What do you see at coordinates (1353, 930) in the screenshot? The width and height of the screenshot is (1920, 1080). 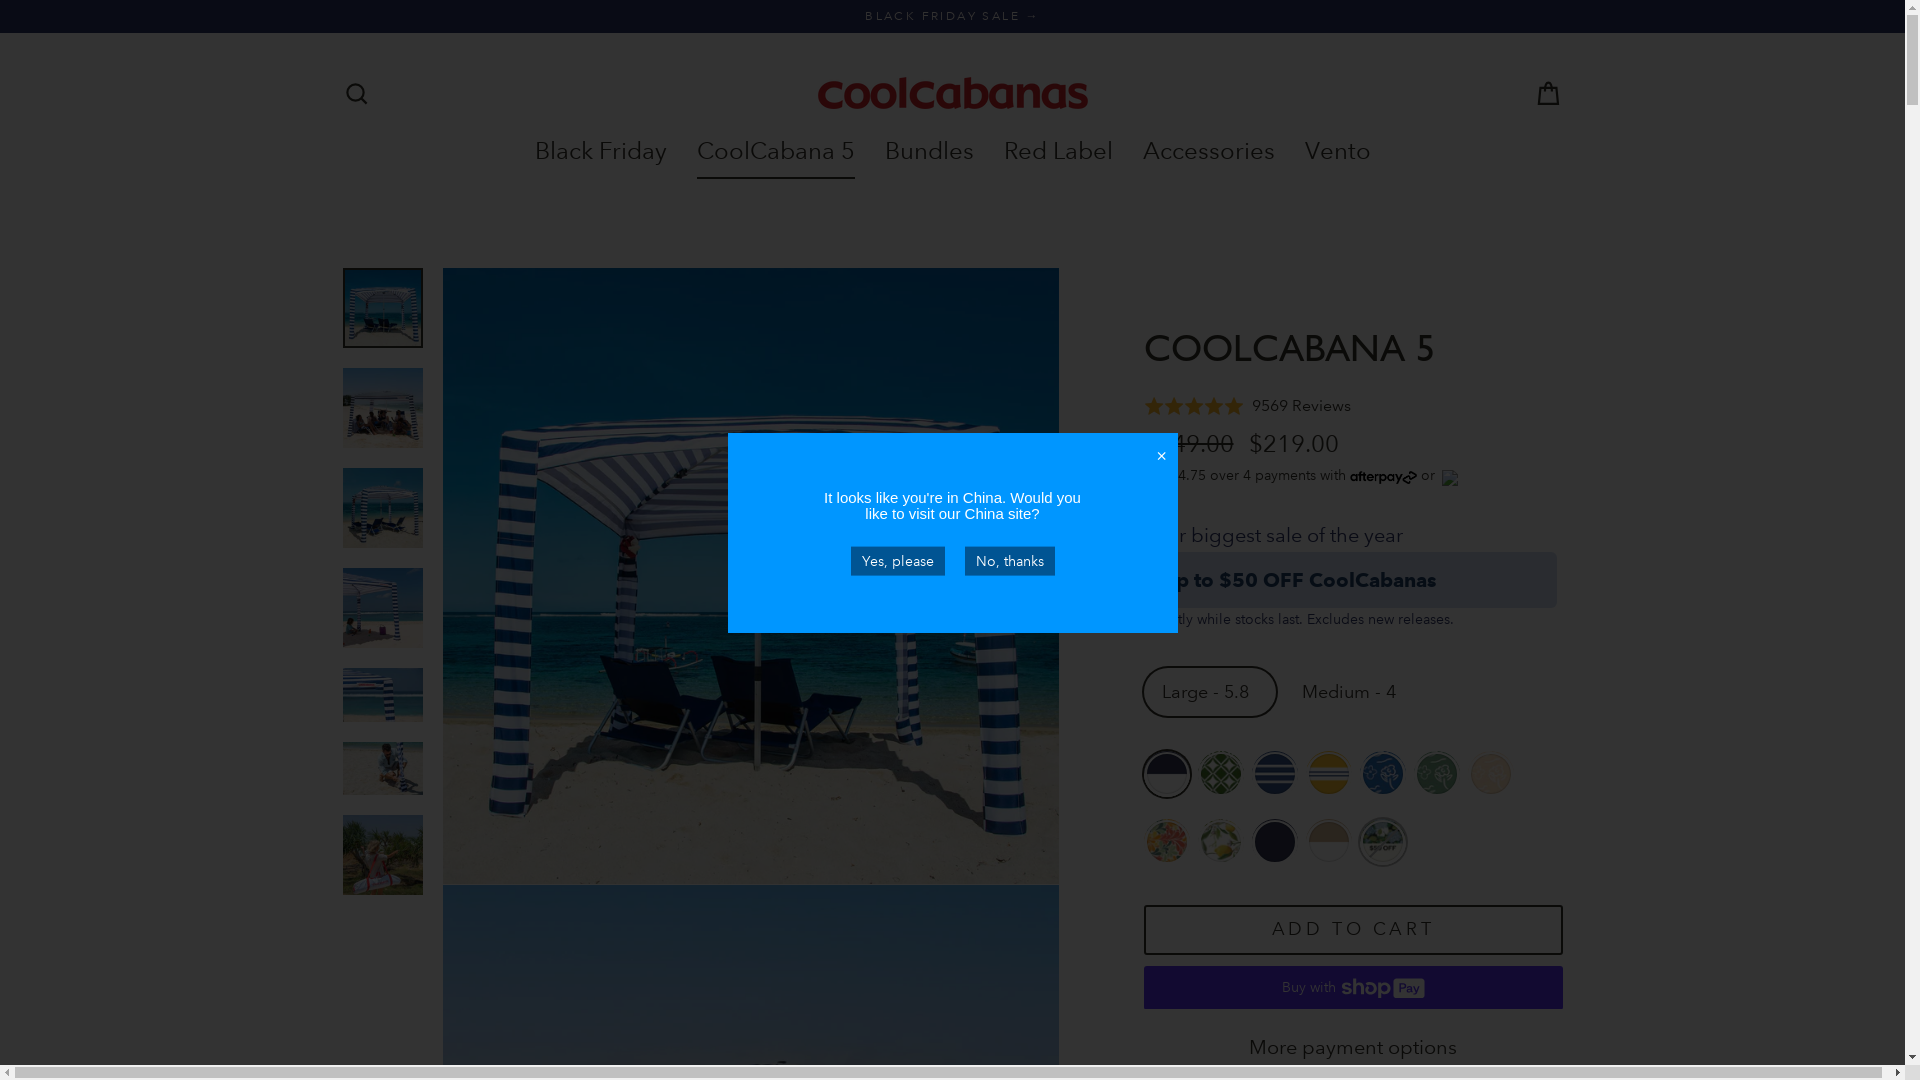 I see `'ADD TO CART'` at bounding box center [1353, 930].